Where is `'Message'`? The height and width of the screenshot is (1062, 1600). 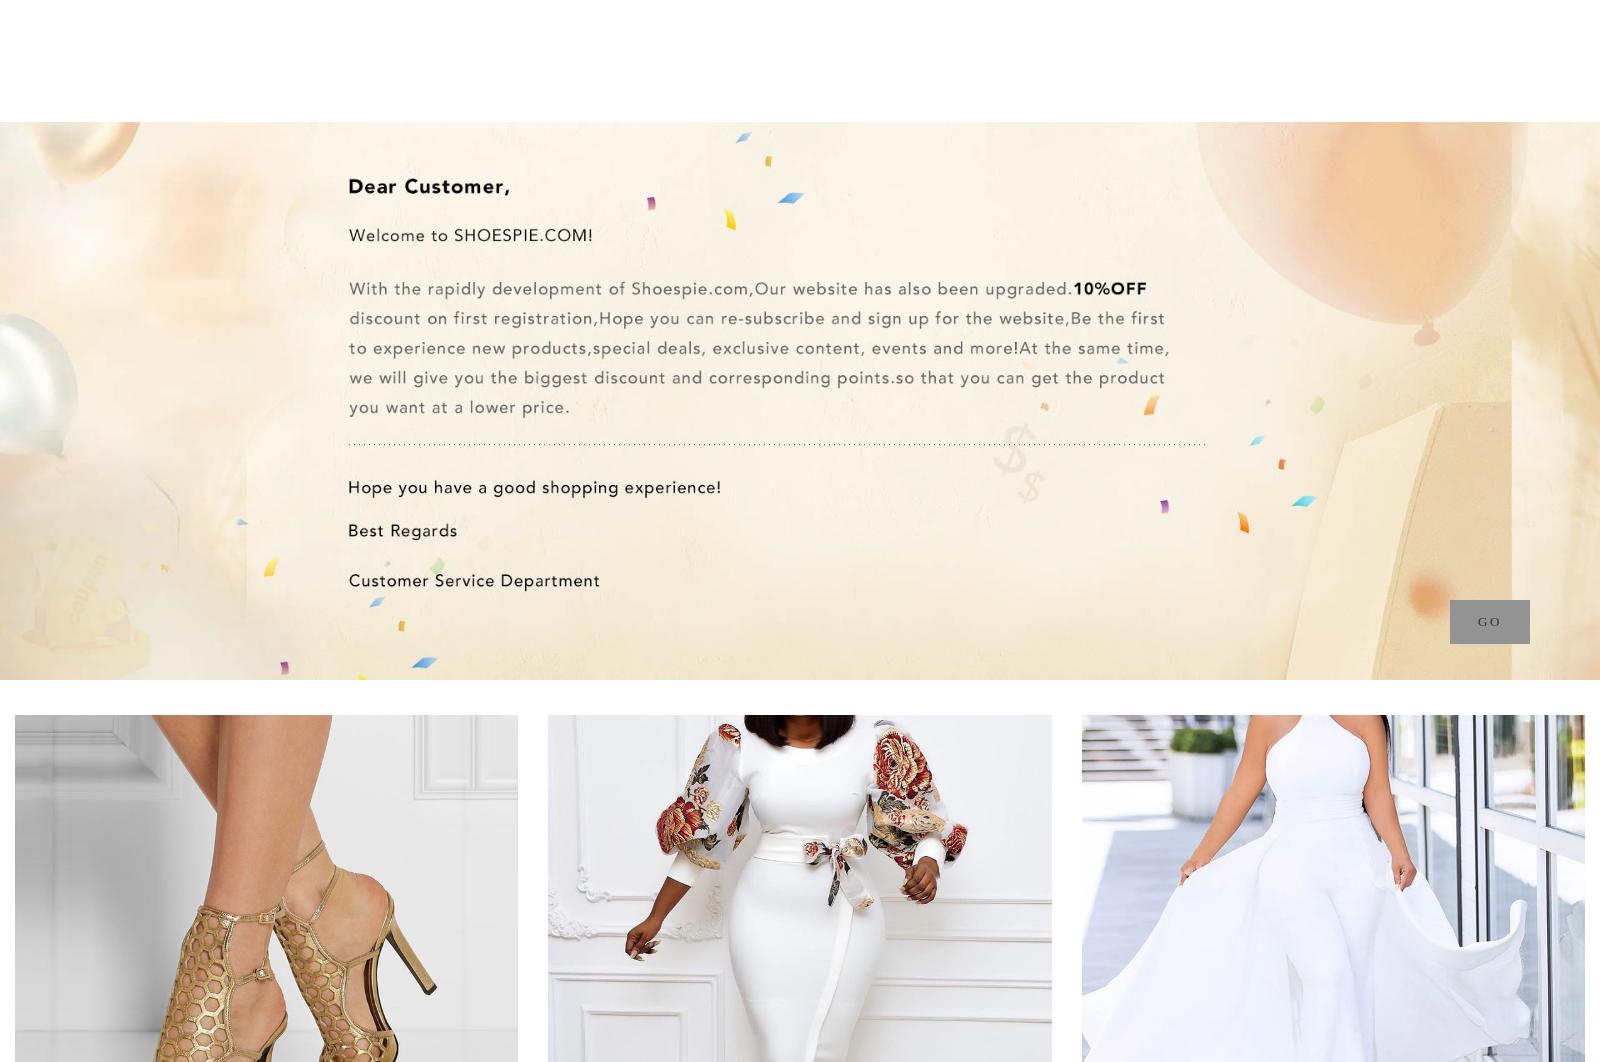
'Message' is located at coordinates (1281, 31).